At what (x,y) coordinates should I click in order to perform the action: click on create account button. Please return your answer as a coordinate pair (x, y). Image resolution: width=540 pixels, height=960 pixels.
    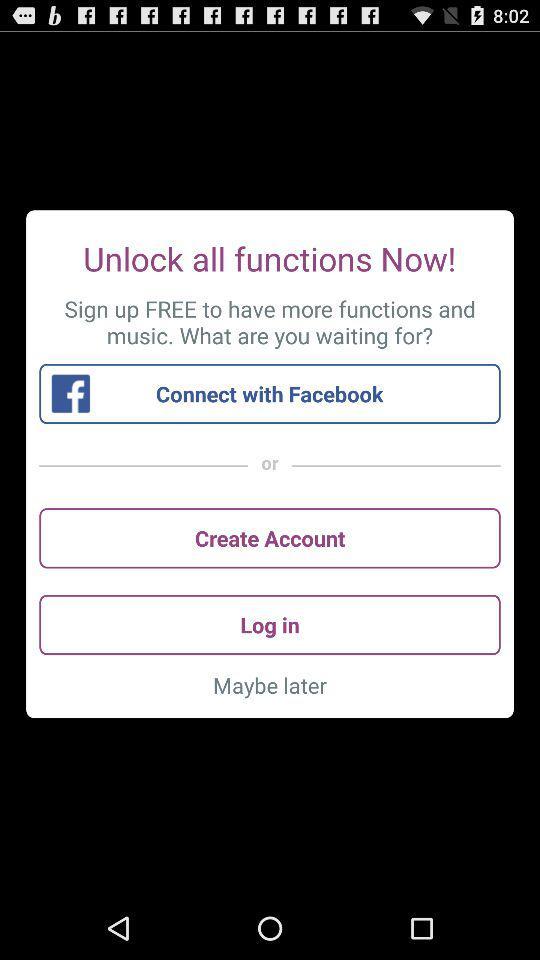
    Looking at the image, I should click on (270, 537).